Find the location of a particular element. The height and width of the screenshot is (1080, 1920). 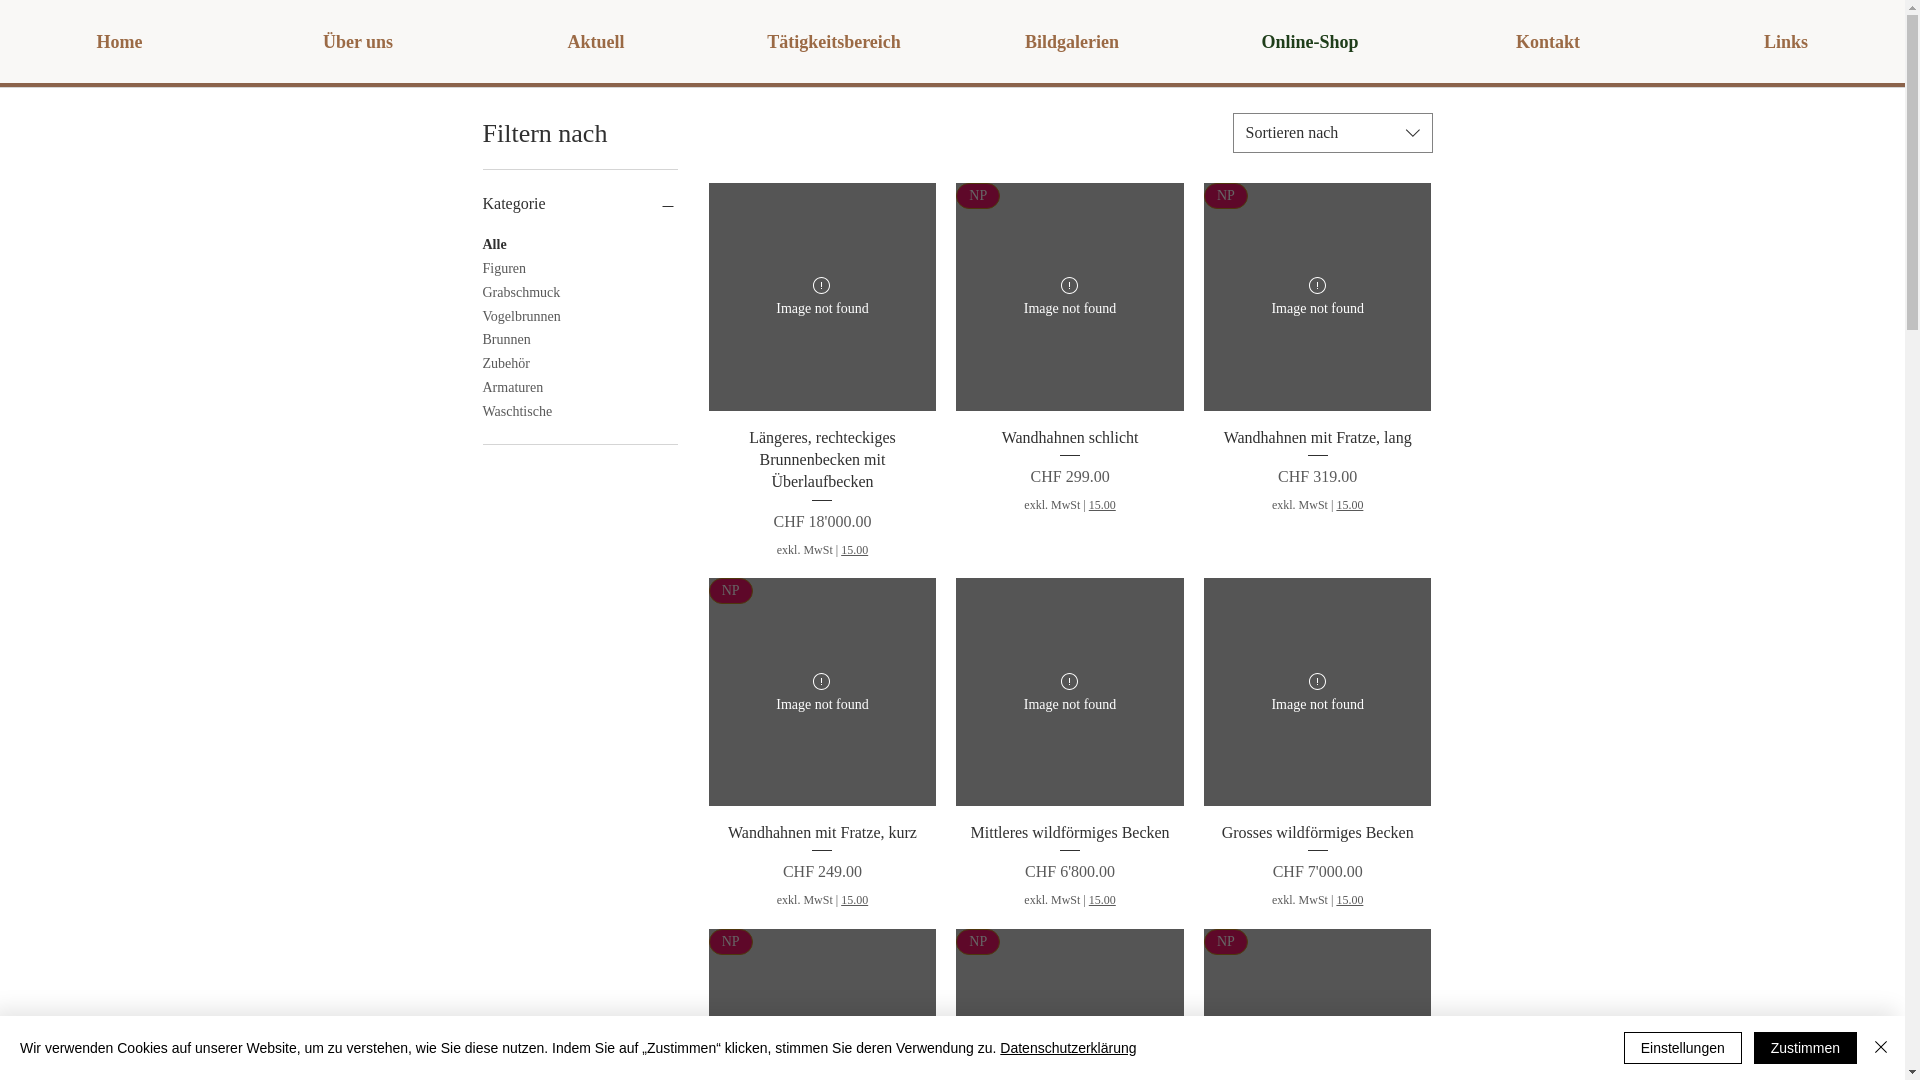

'15.00' is located at coordinates (854, 900).